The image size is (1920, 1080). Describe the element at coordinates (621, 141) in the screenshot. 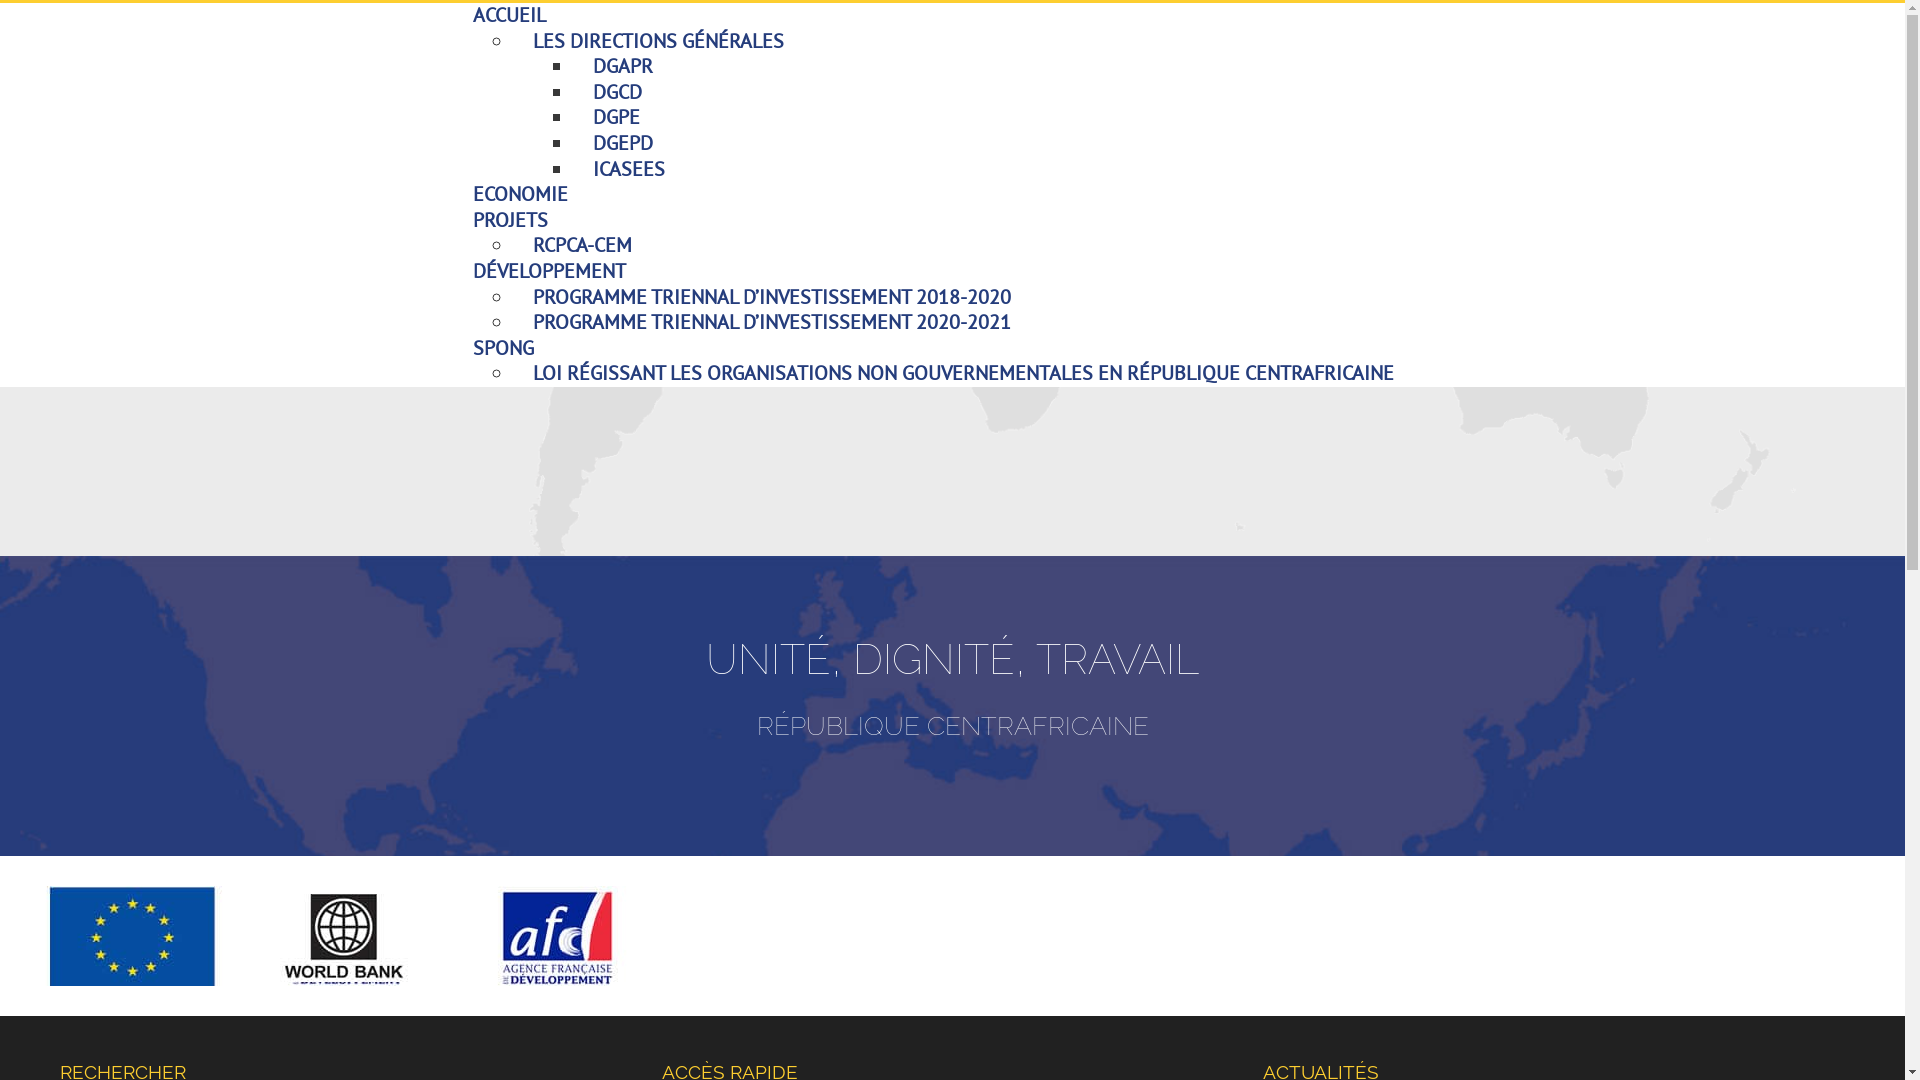

I see `'DGEPD'` at that location.